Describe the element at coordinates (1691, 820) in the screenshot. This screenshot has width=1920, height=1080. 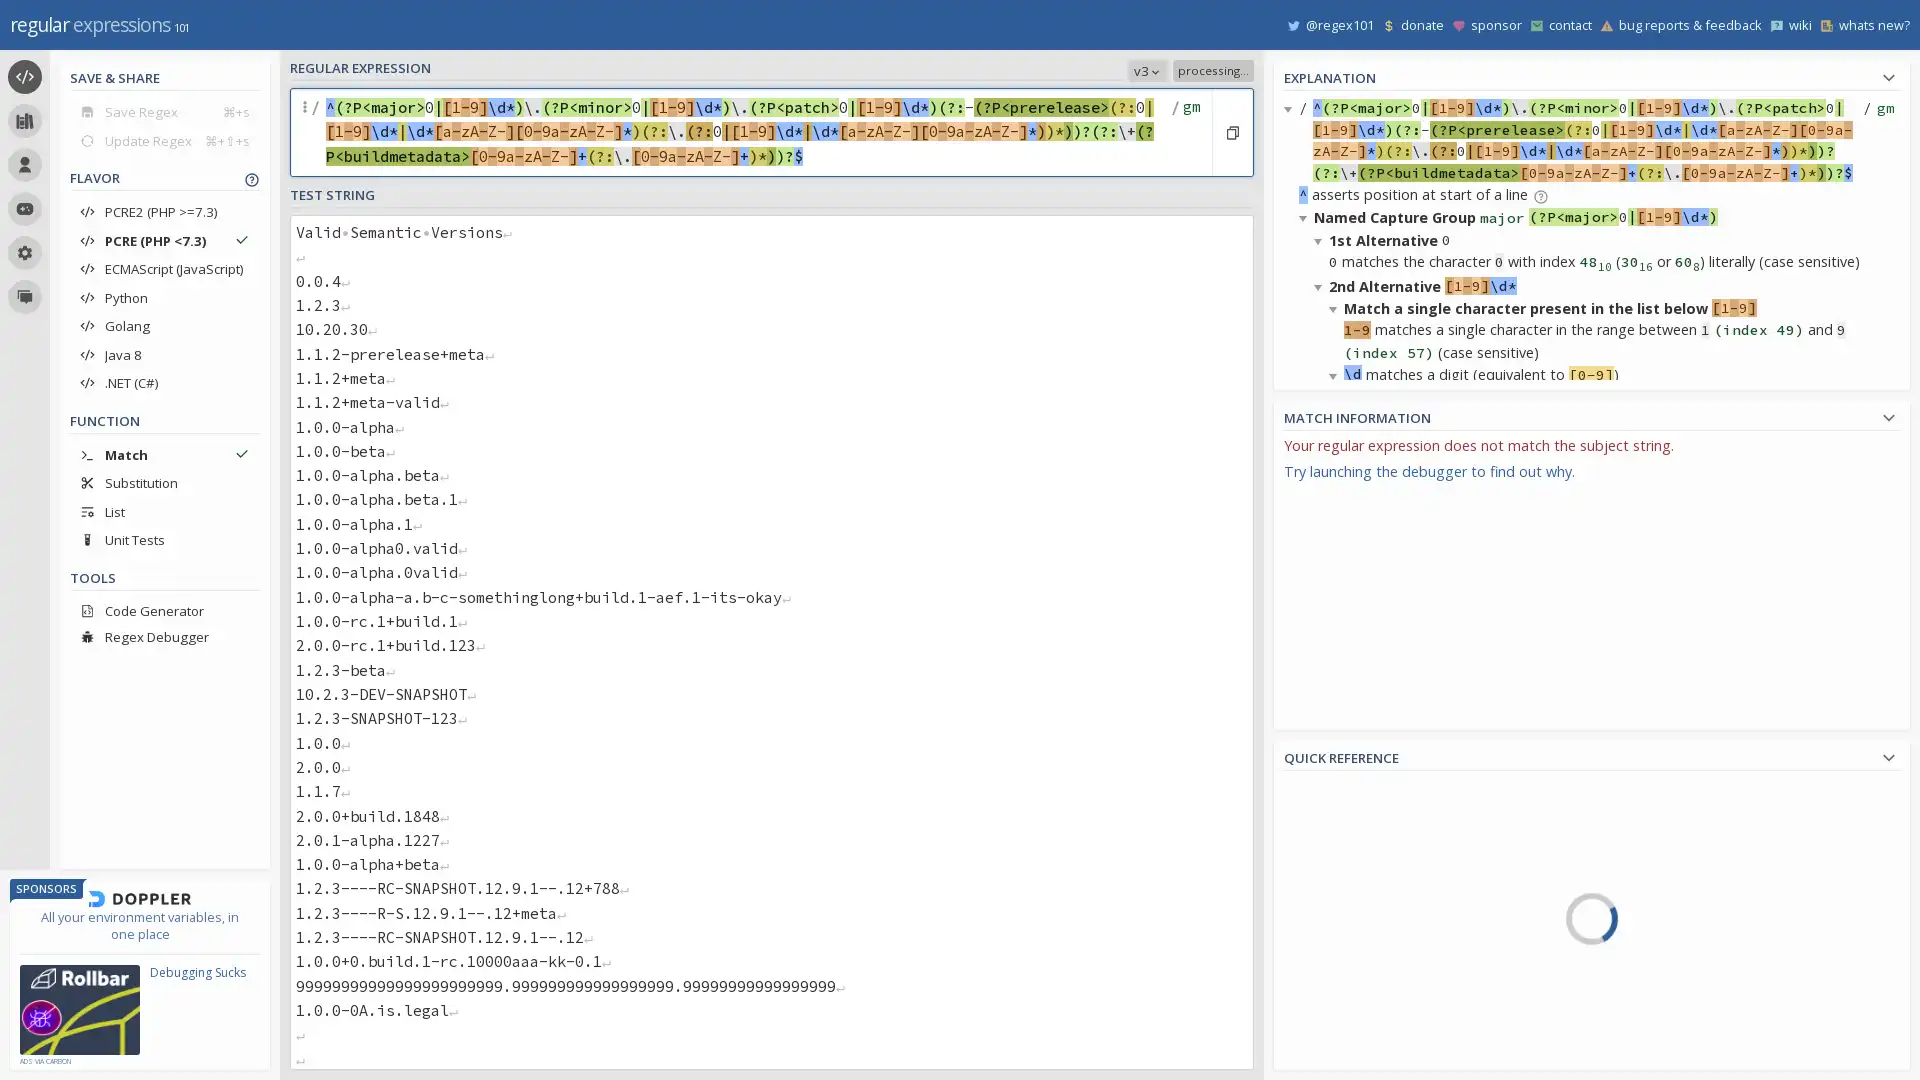
I see `A character except: a, b or c [^abc]` at that location.